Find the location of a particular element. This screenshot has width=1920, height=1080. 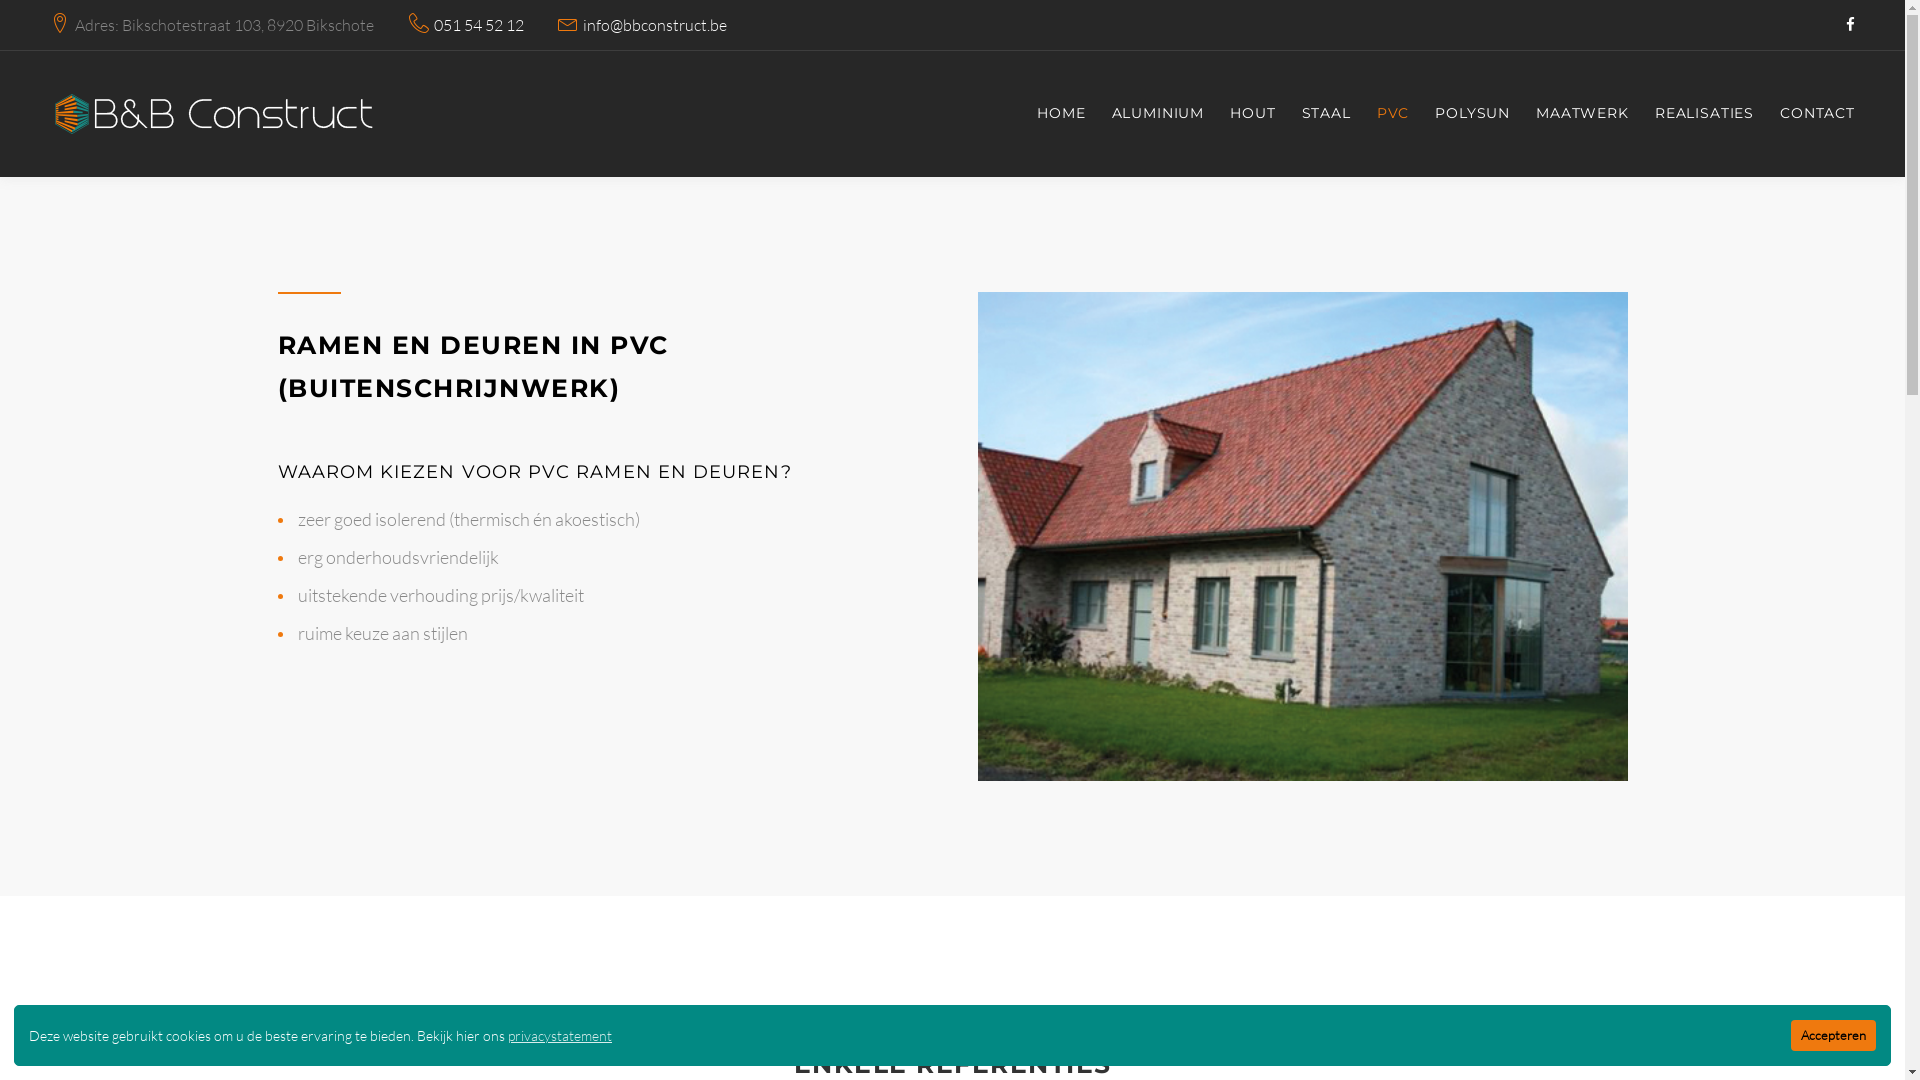

'info@bbconstruct.be' is located at coordinates (654, 25).